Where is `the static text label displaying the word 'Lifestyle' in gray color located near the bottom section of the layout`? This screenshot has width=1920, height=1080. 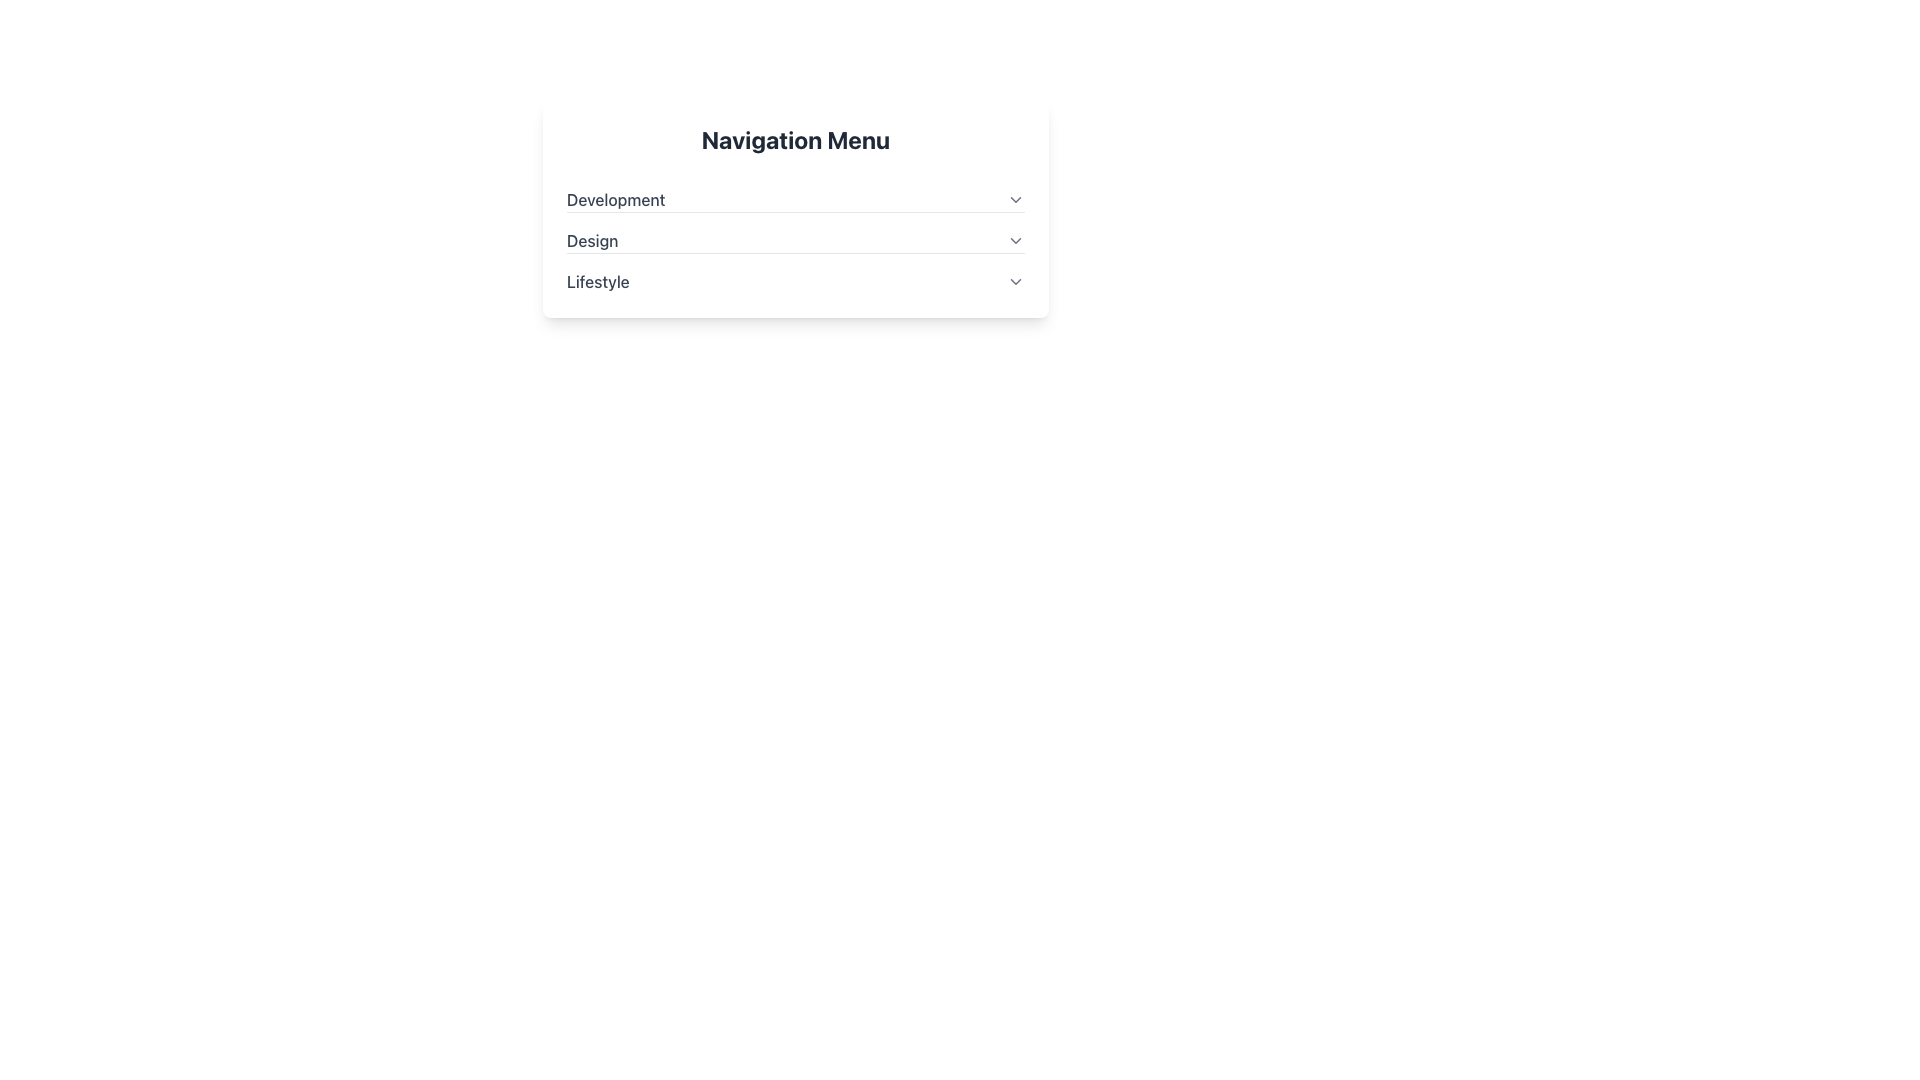
the static text label displaying the word 'Lifestyle' in gray color located near the bottom section of the layout is located at coordinates (597, 281).